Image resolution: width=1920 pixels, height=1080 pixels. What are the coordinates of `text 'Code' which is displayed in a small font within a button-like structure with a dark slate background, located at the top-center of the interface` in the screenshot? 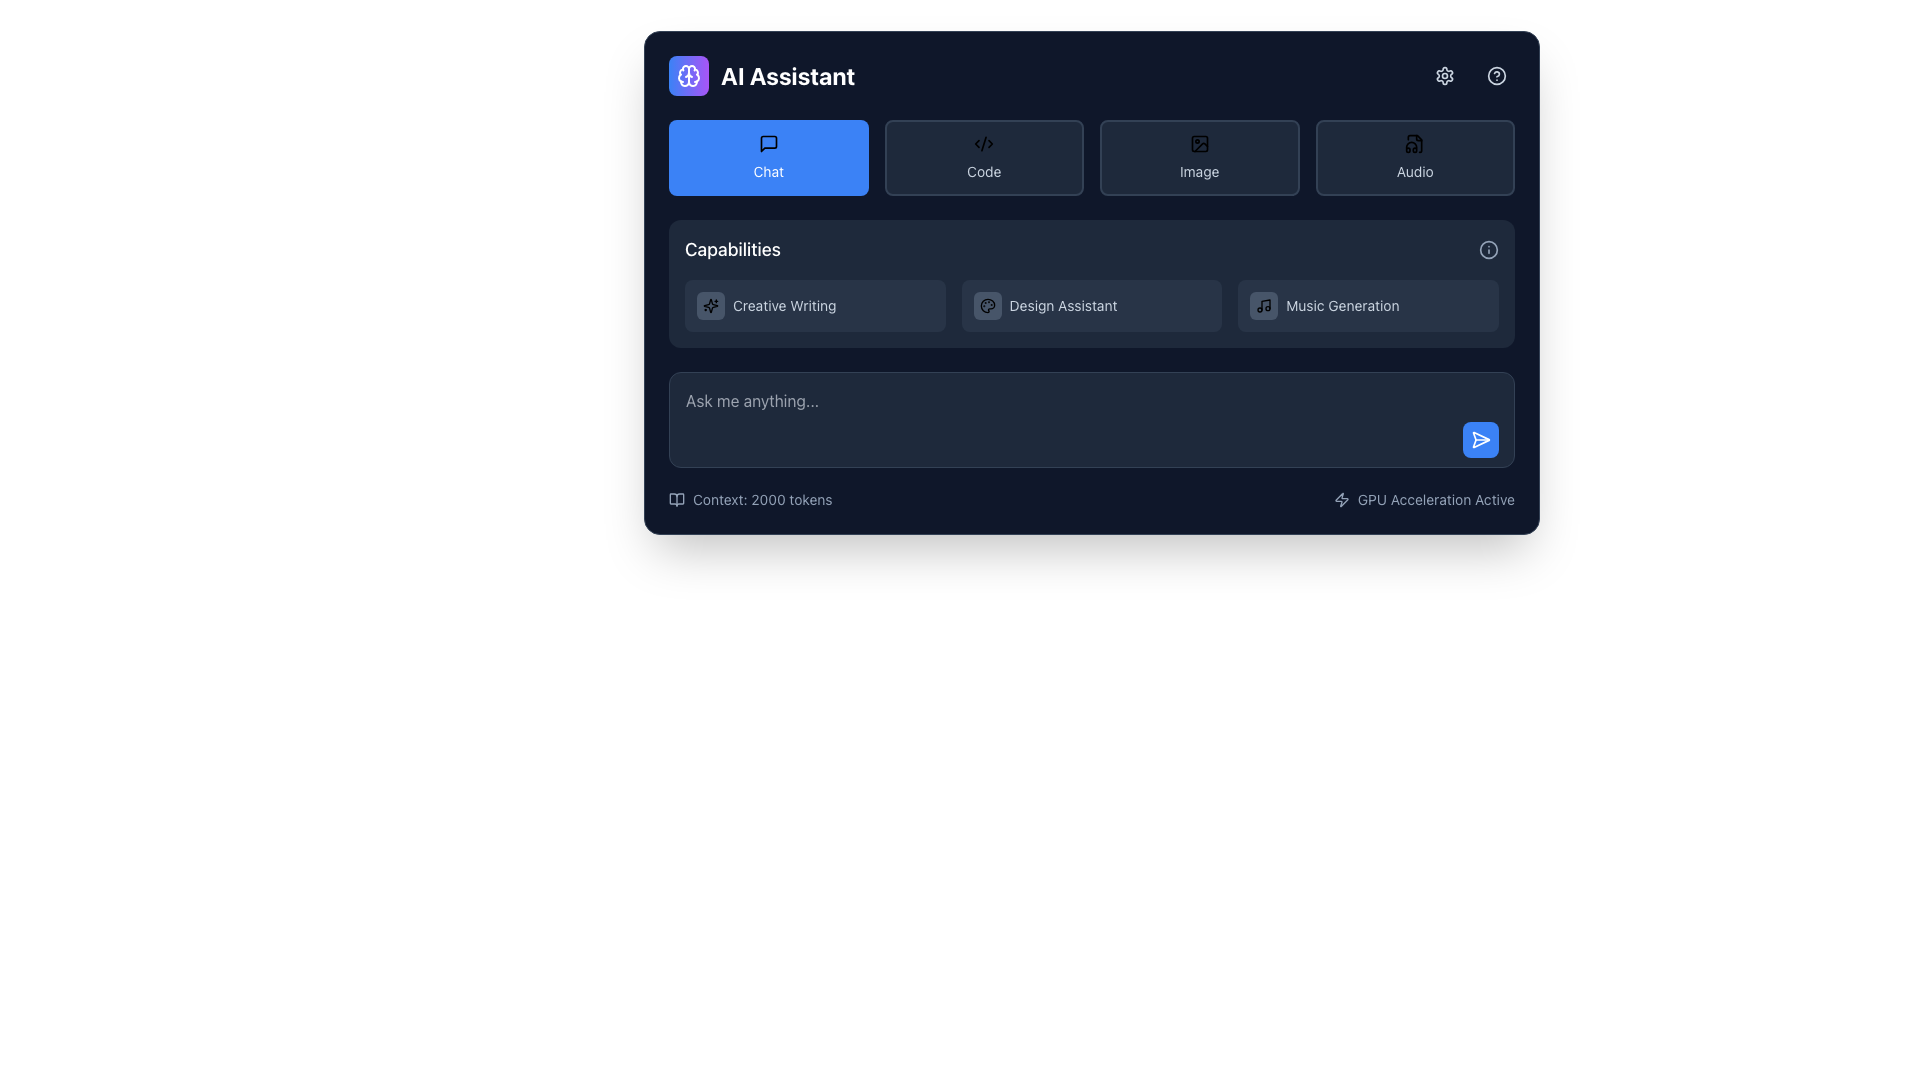 It's located at (984, 171).